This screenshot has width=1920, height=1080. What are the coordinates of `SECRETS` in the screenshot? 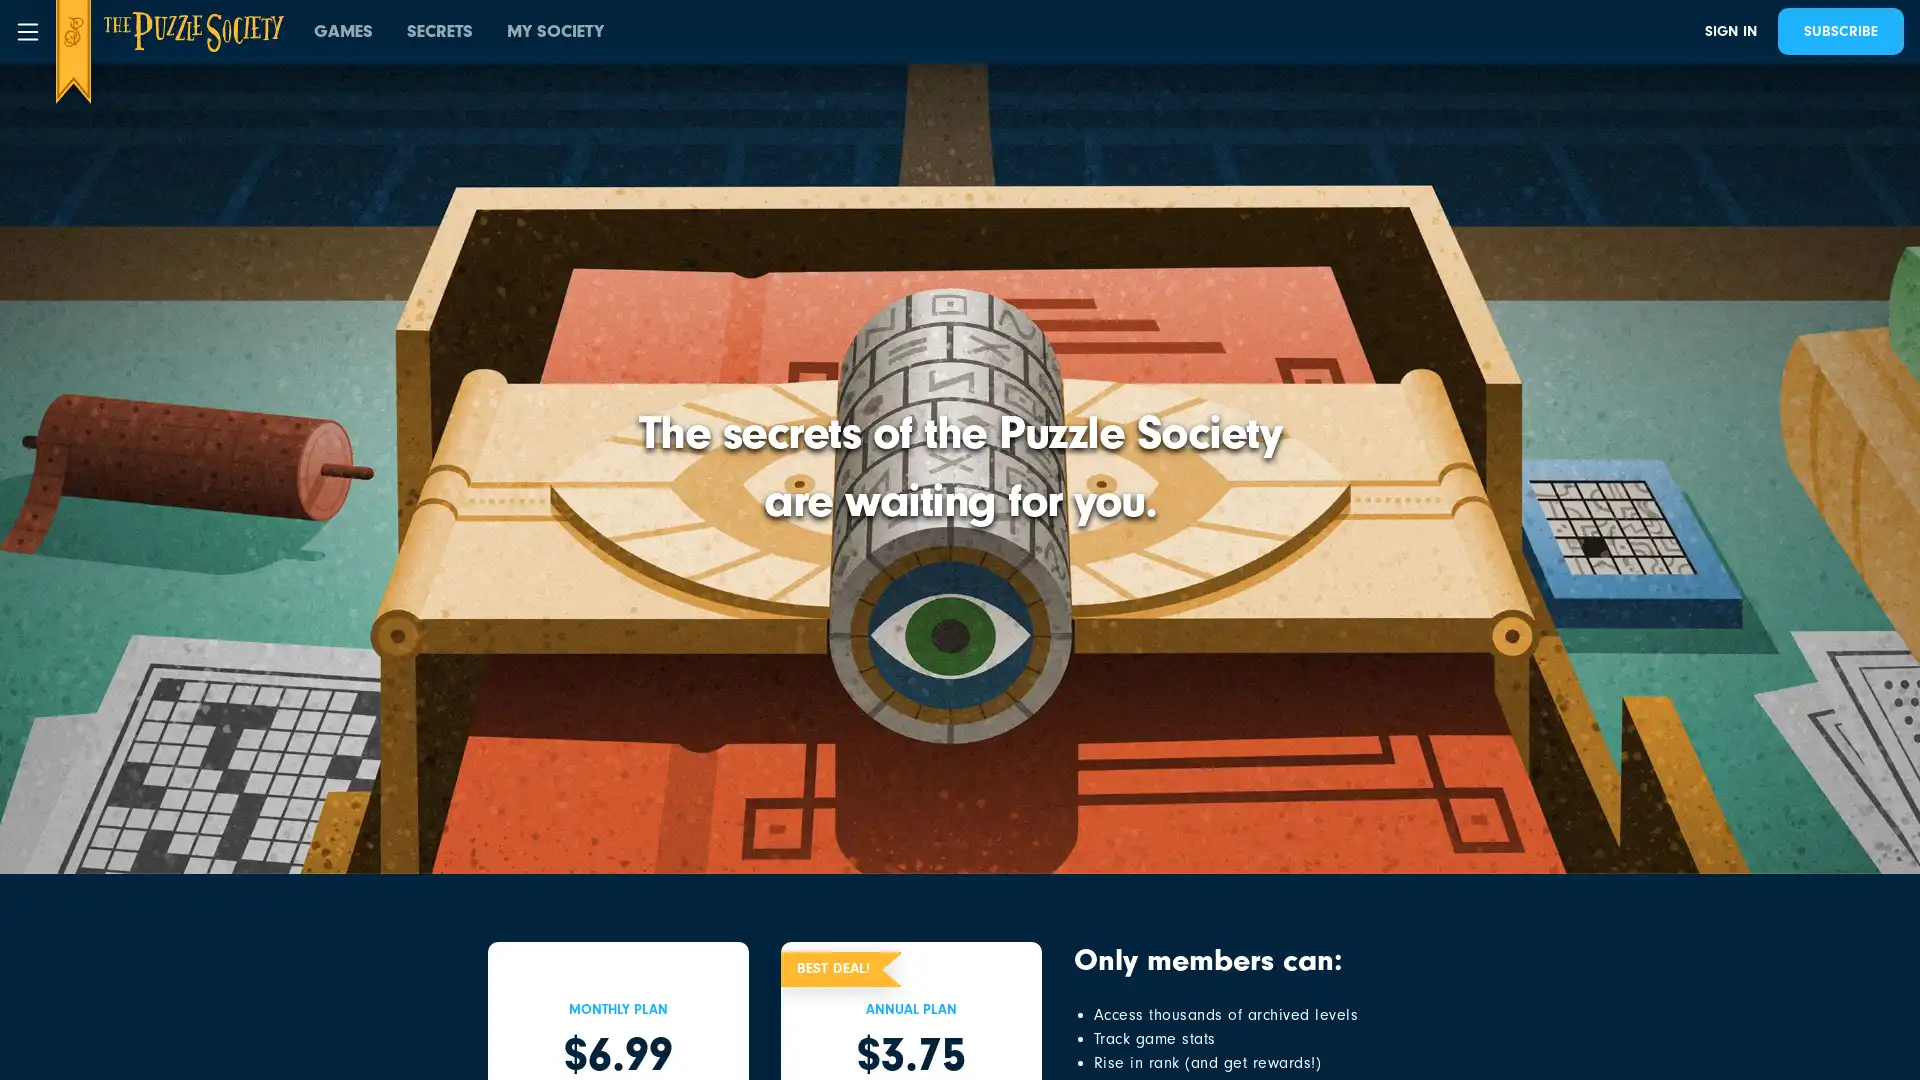 It's located at (439, 31).